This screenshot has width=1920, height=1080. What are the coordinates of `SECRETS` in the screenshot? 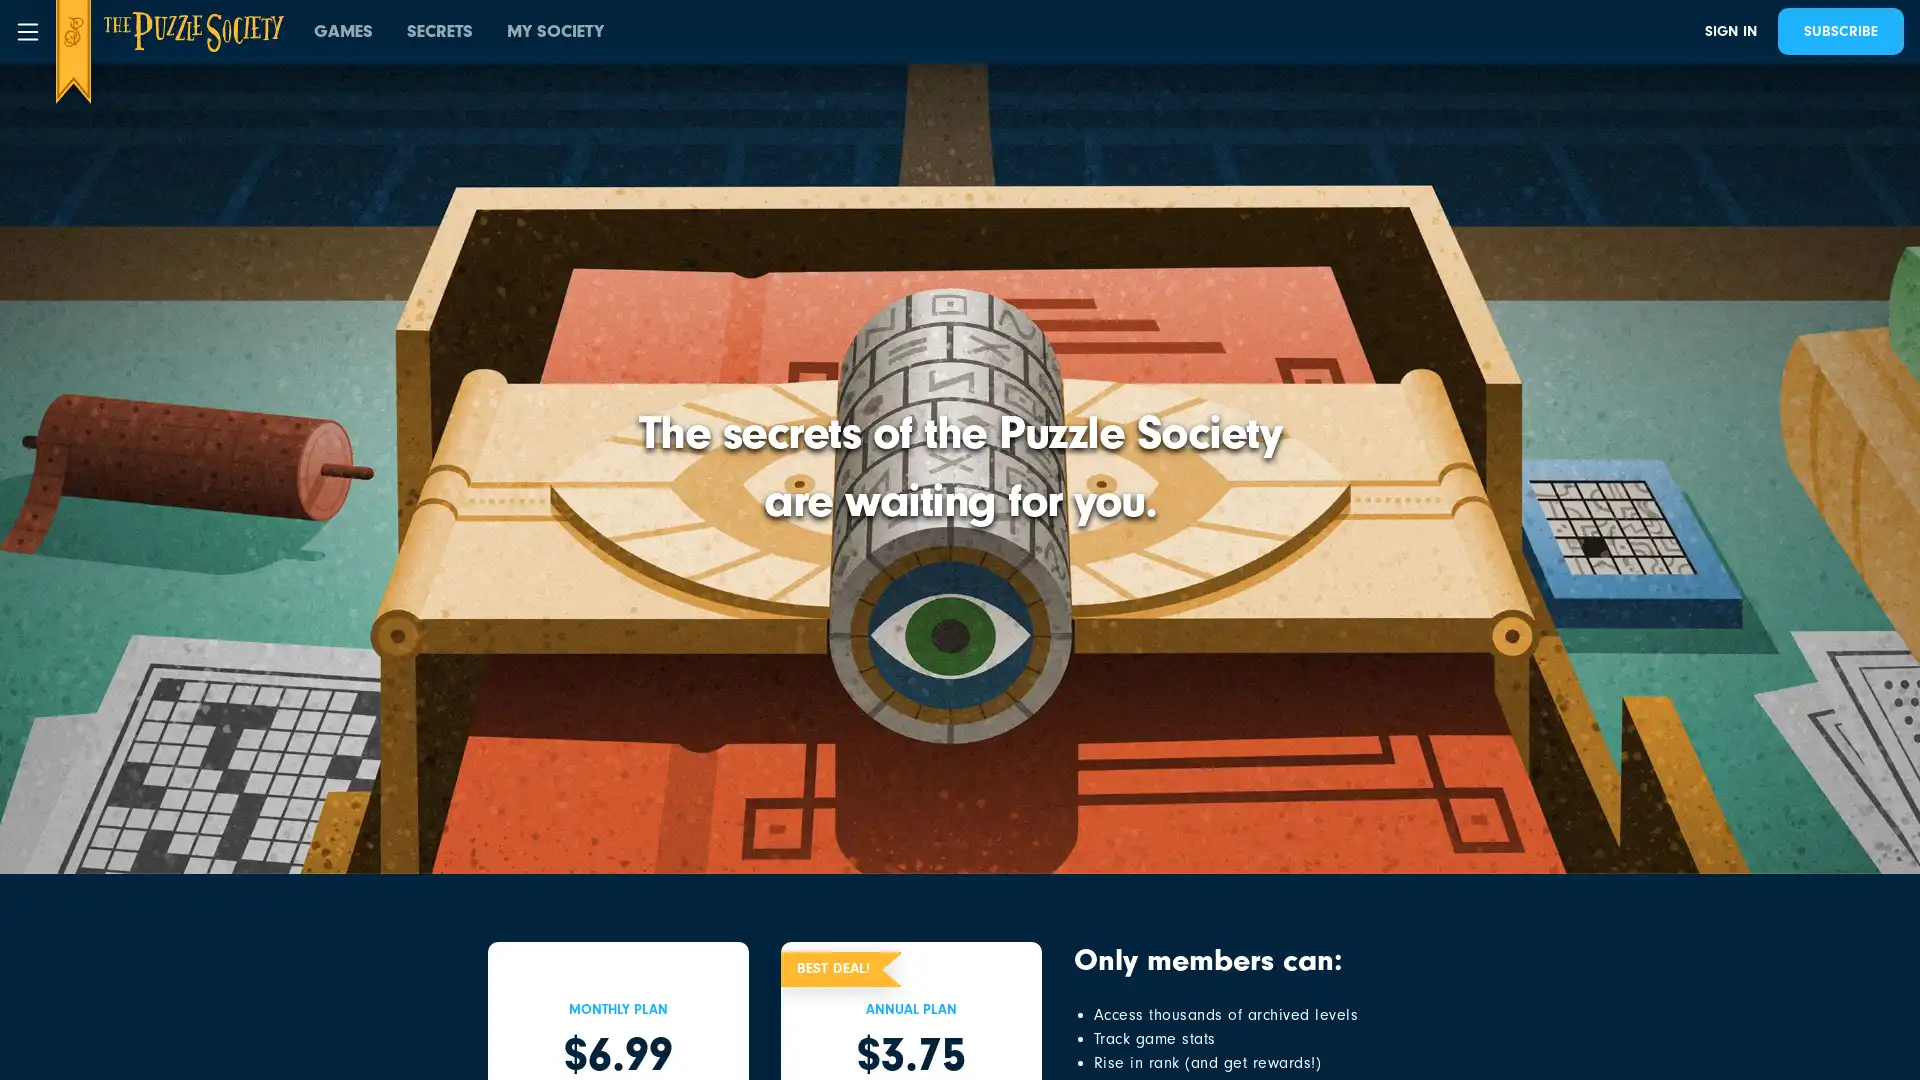 It's located at (439, 31).